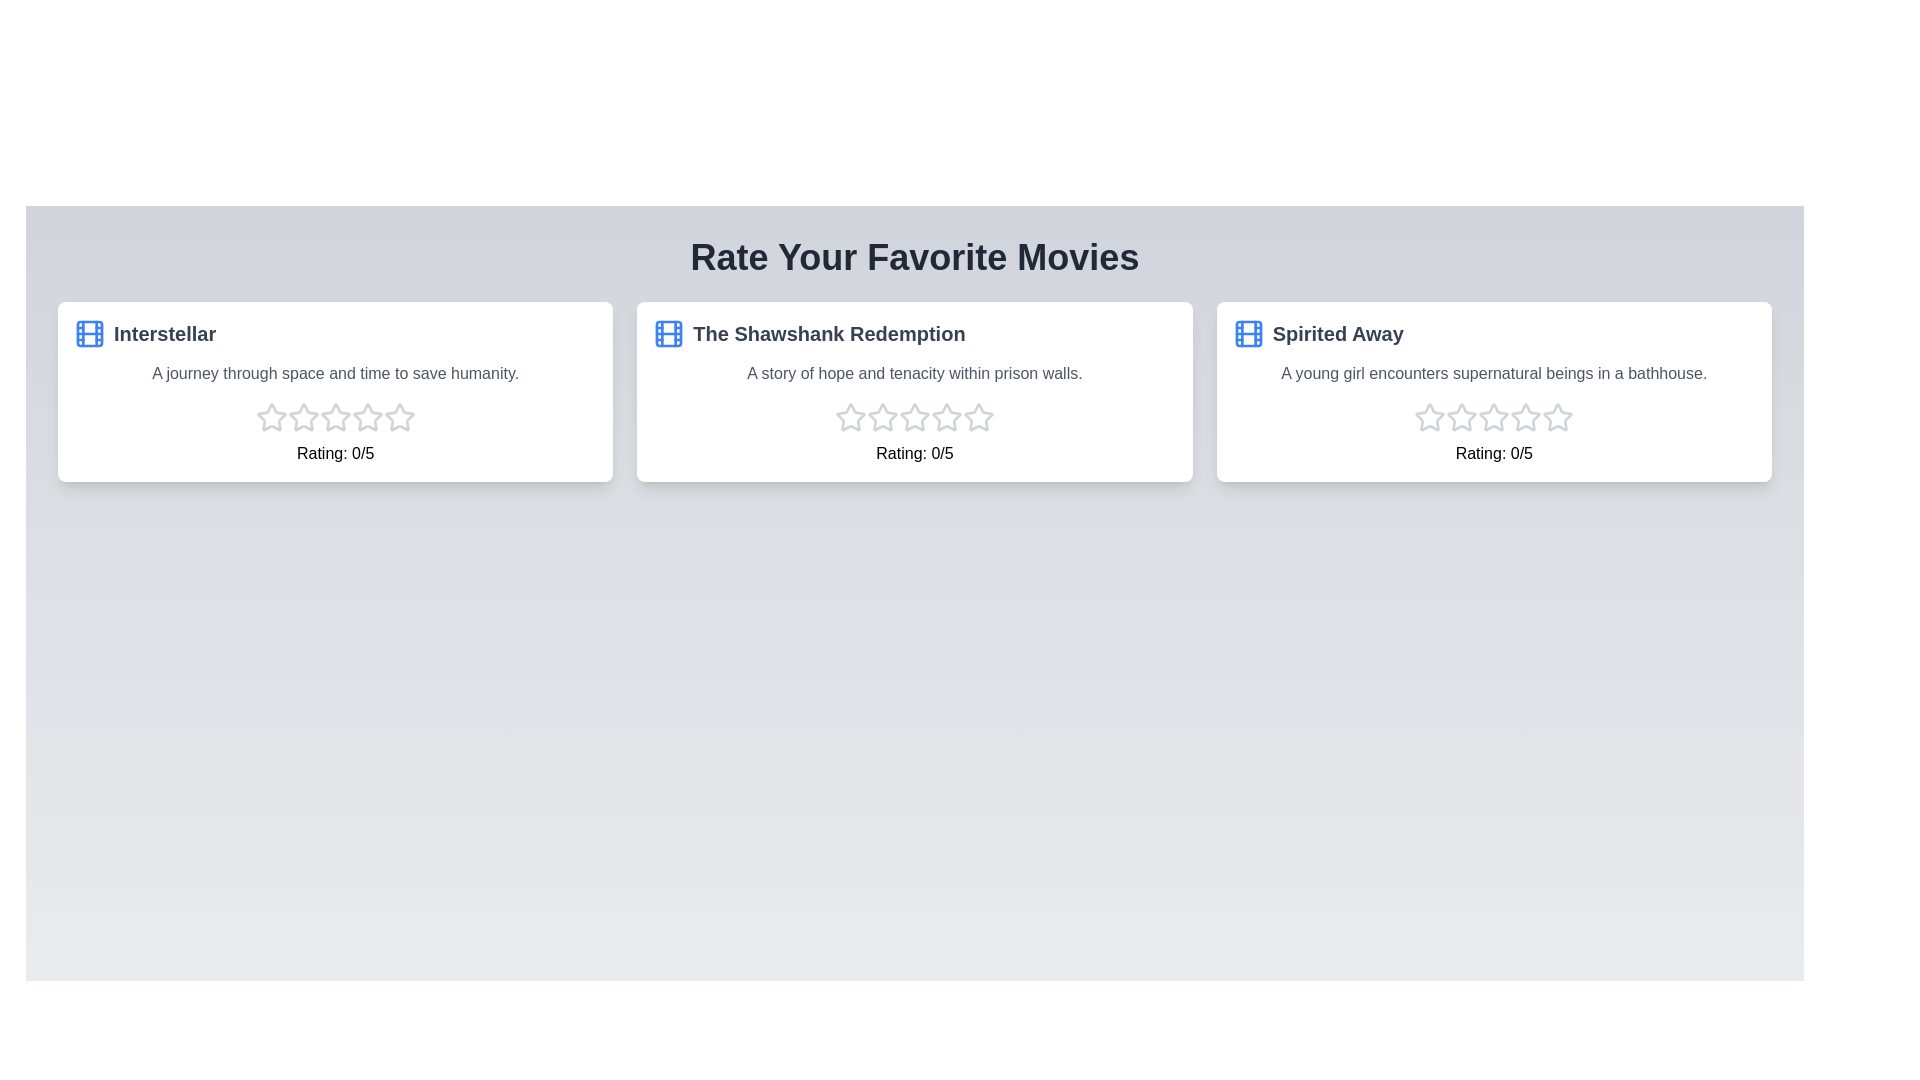  What do you see at coordinates (1494, 416) in the screenshot?
I see `the star corresponding to the 3 rating for the movie Spirited Away` at bounding box center [1494, 416].